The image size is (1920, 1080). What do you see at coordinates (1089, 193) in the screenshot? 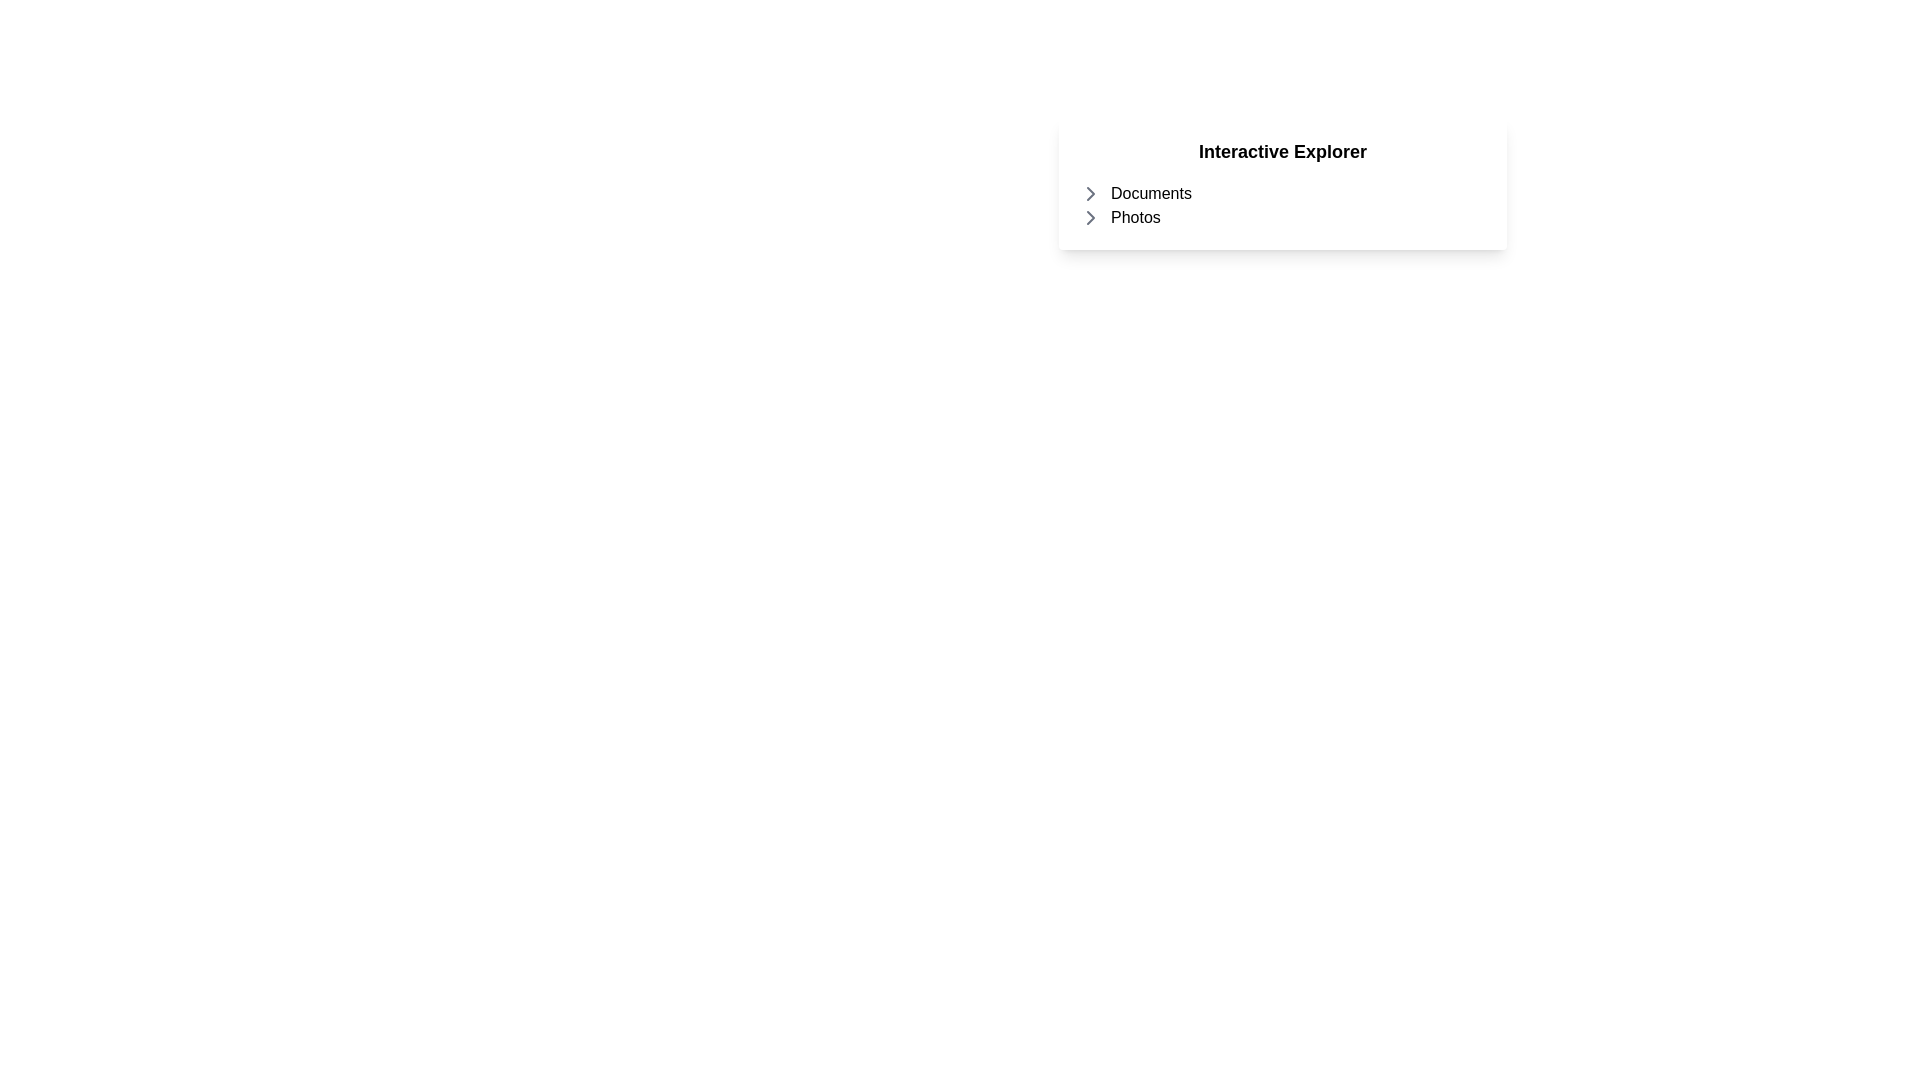
I see `the Right-pointing Arrow Icon located to the center-right of the text 'Documents'` at bounding box center [1089, 193].